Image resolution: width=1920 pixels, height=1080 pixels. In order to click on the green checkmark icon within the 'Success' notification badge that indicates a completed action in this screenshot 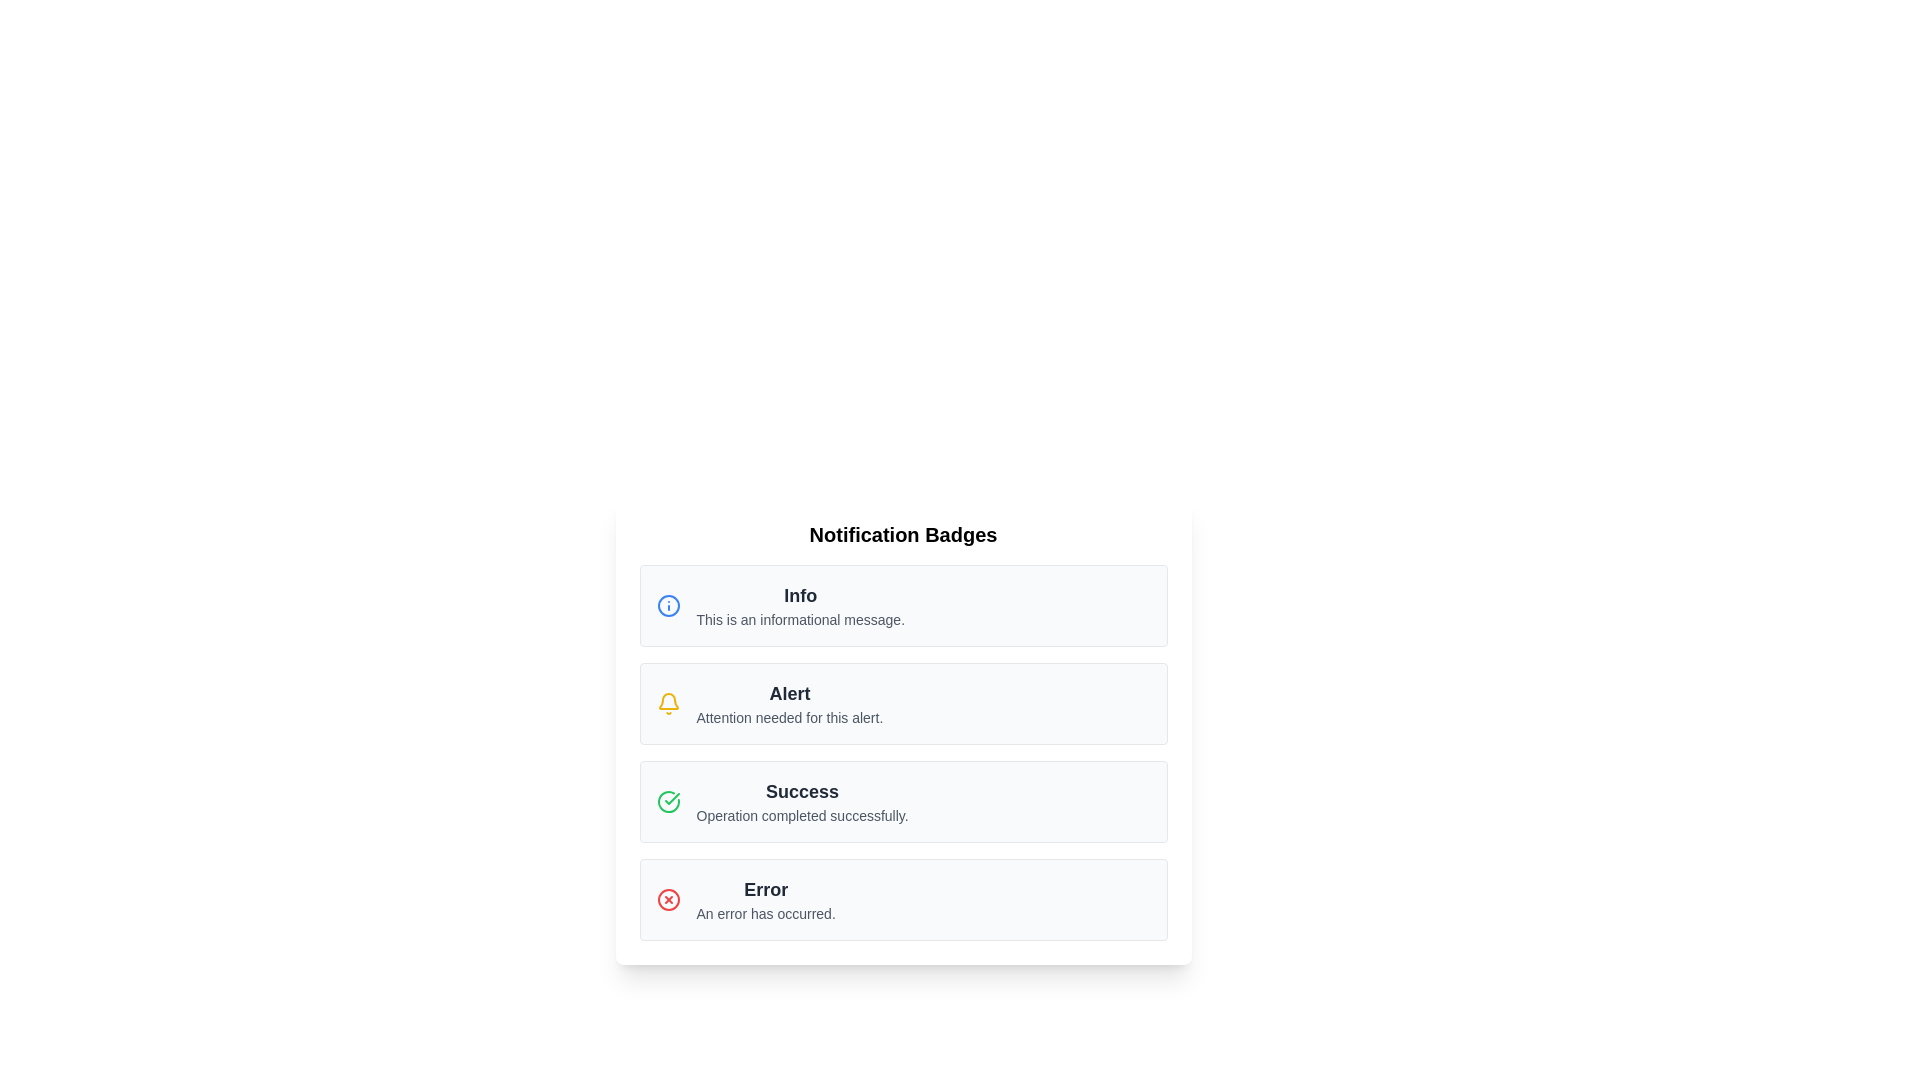, I will do `click(672, 797)`.